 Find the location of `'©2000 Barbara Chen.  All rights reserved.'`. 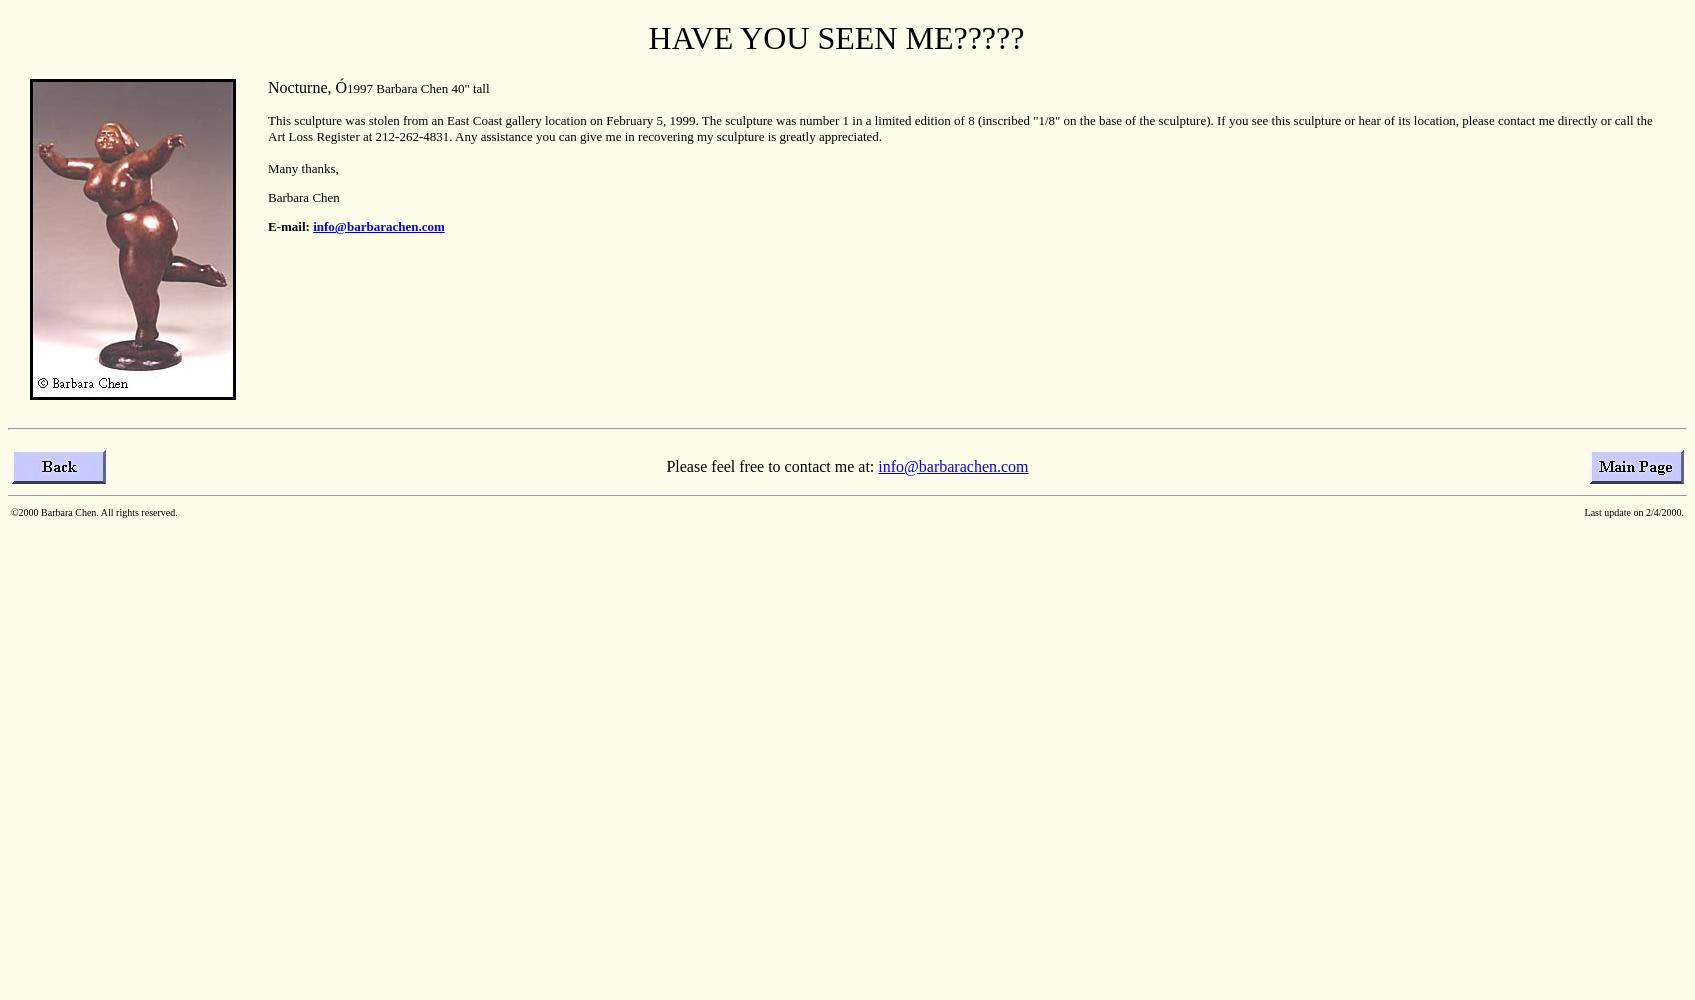

'©2000 Barbara Chen.  All rights reserved.' is located at coordinates (11, 512).